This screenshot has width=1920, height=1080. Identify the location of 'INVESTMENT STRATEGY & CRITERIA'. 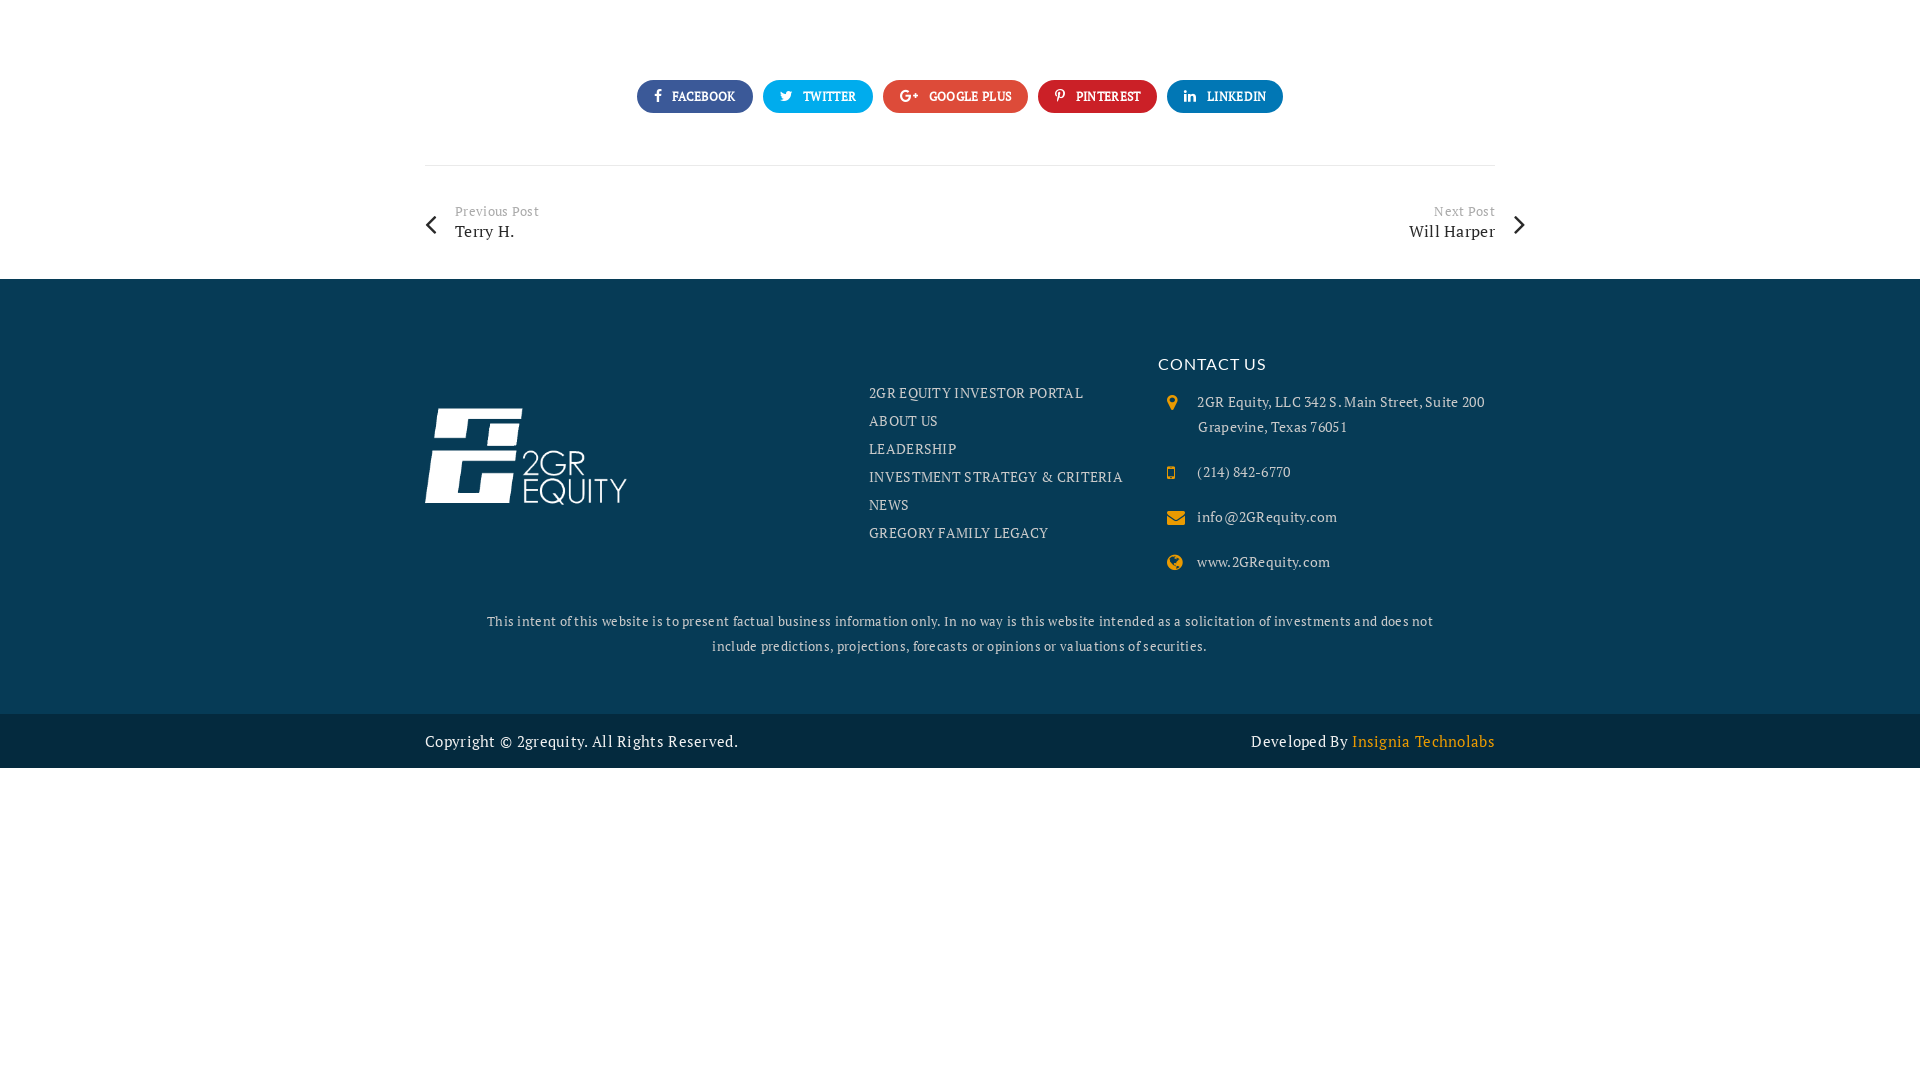
(868, 476).